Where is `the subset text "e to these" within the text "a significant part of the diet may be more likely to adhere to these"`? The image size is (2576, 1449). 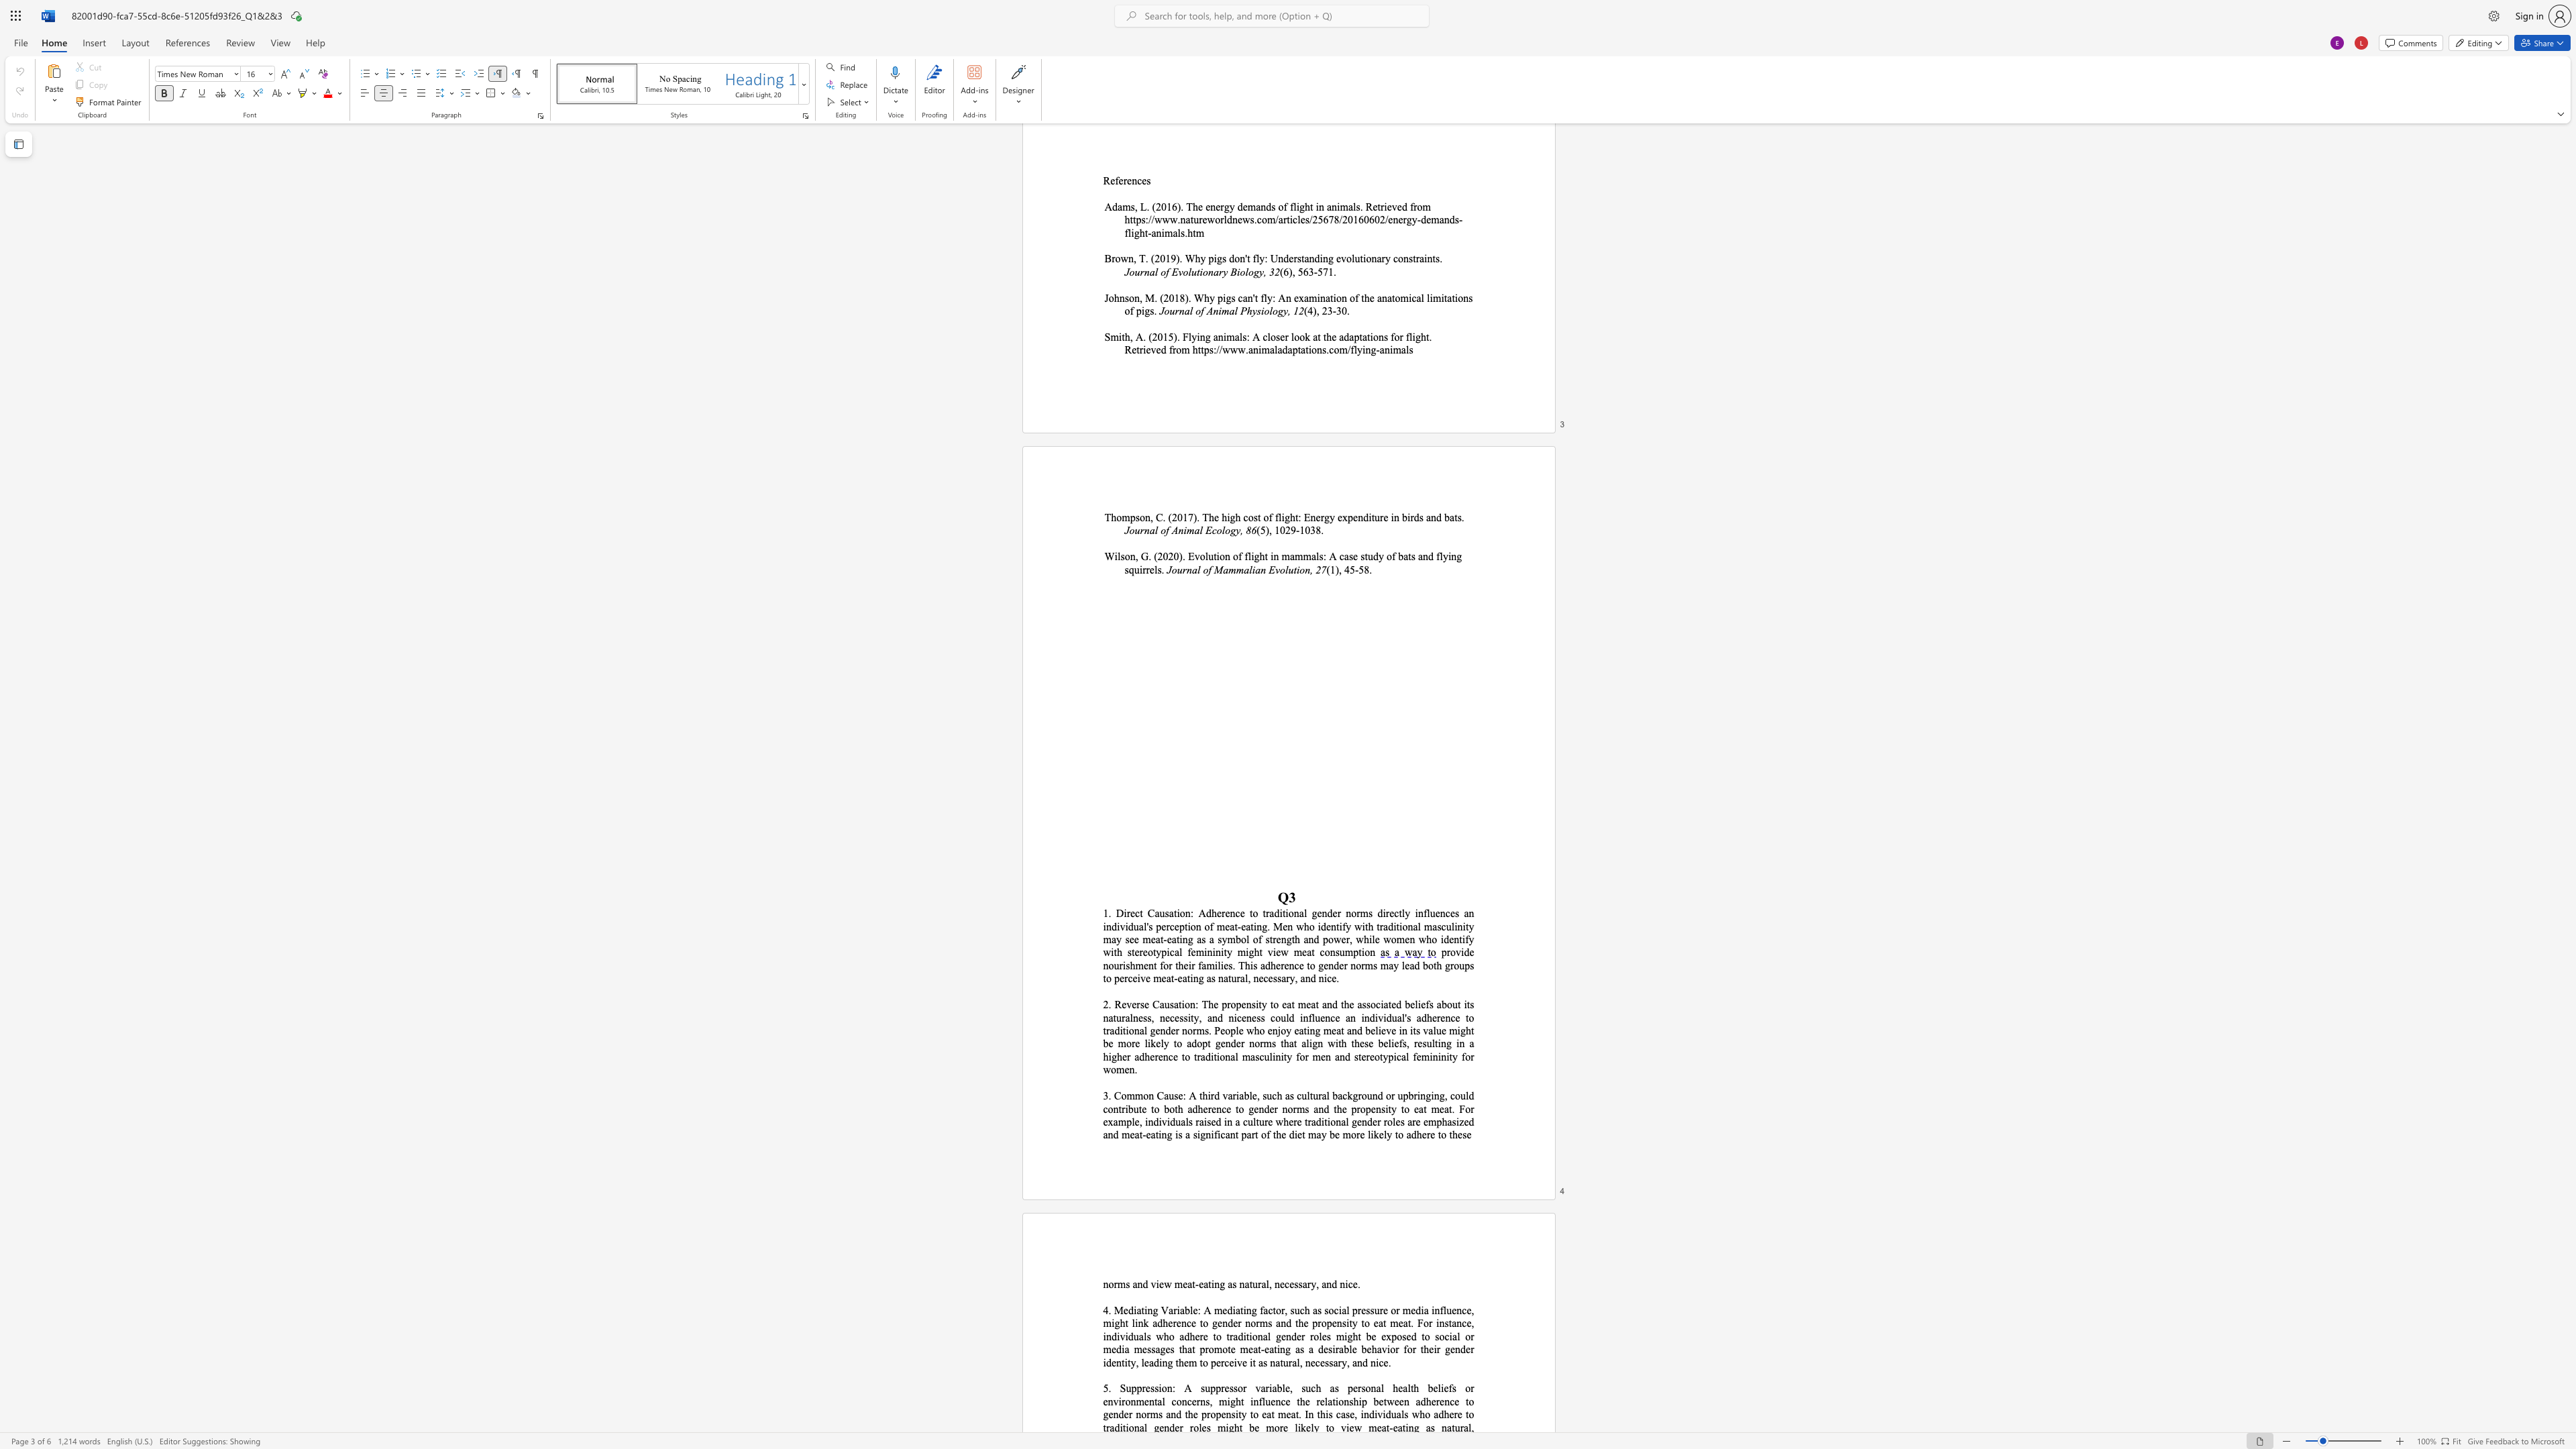 the subset text "e to these" within the text "a significant part of the diet may be more likely to adhere to these" is located at coordinates (1430, 1133).